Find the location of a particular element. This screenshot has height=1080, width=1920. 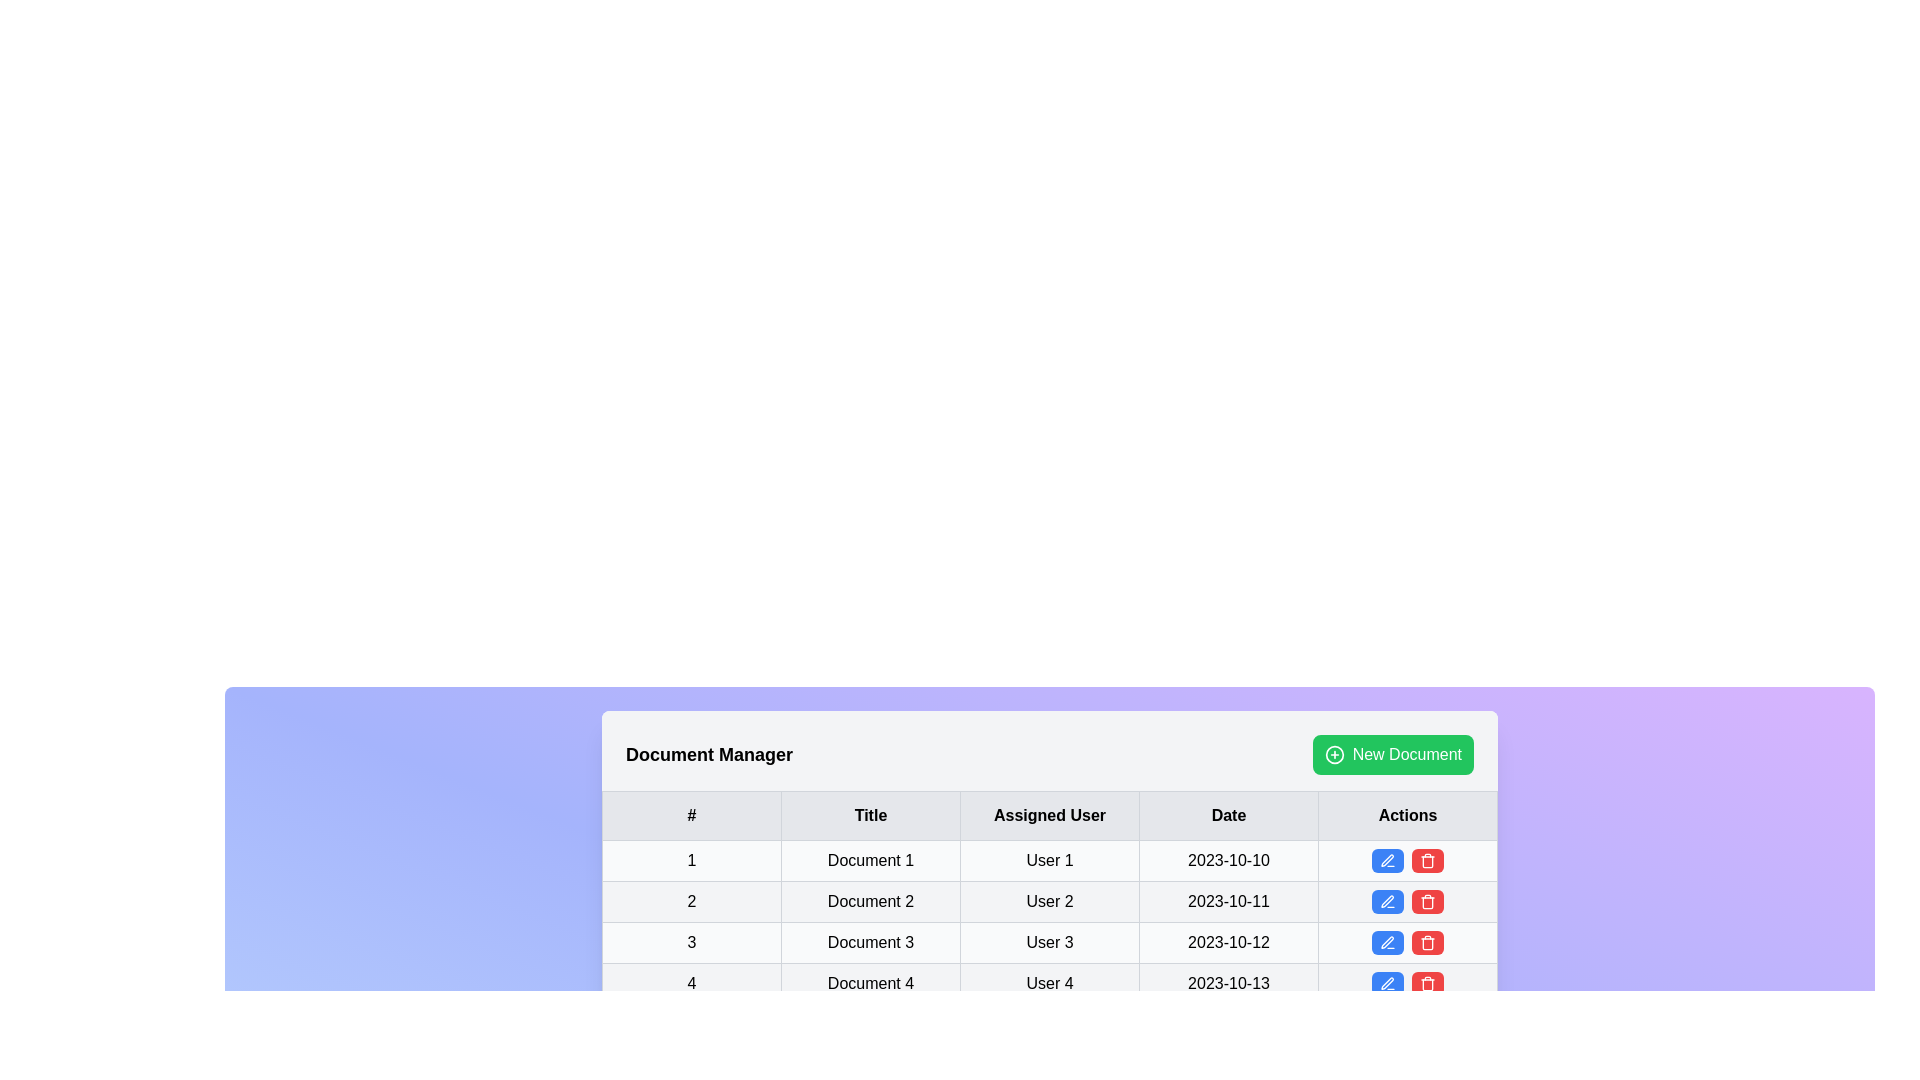

the button in the Actions column corresponding to 'Document 4' to observe the hover effect is located at coordinates (1386, 982).